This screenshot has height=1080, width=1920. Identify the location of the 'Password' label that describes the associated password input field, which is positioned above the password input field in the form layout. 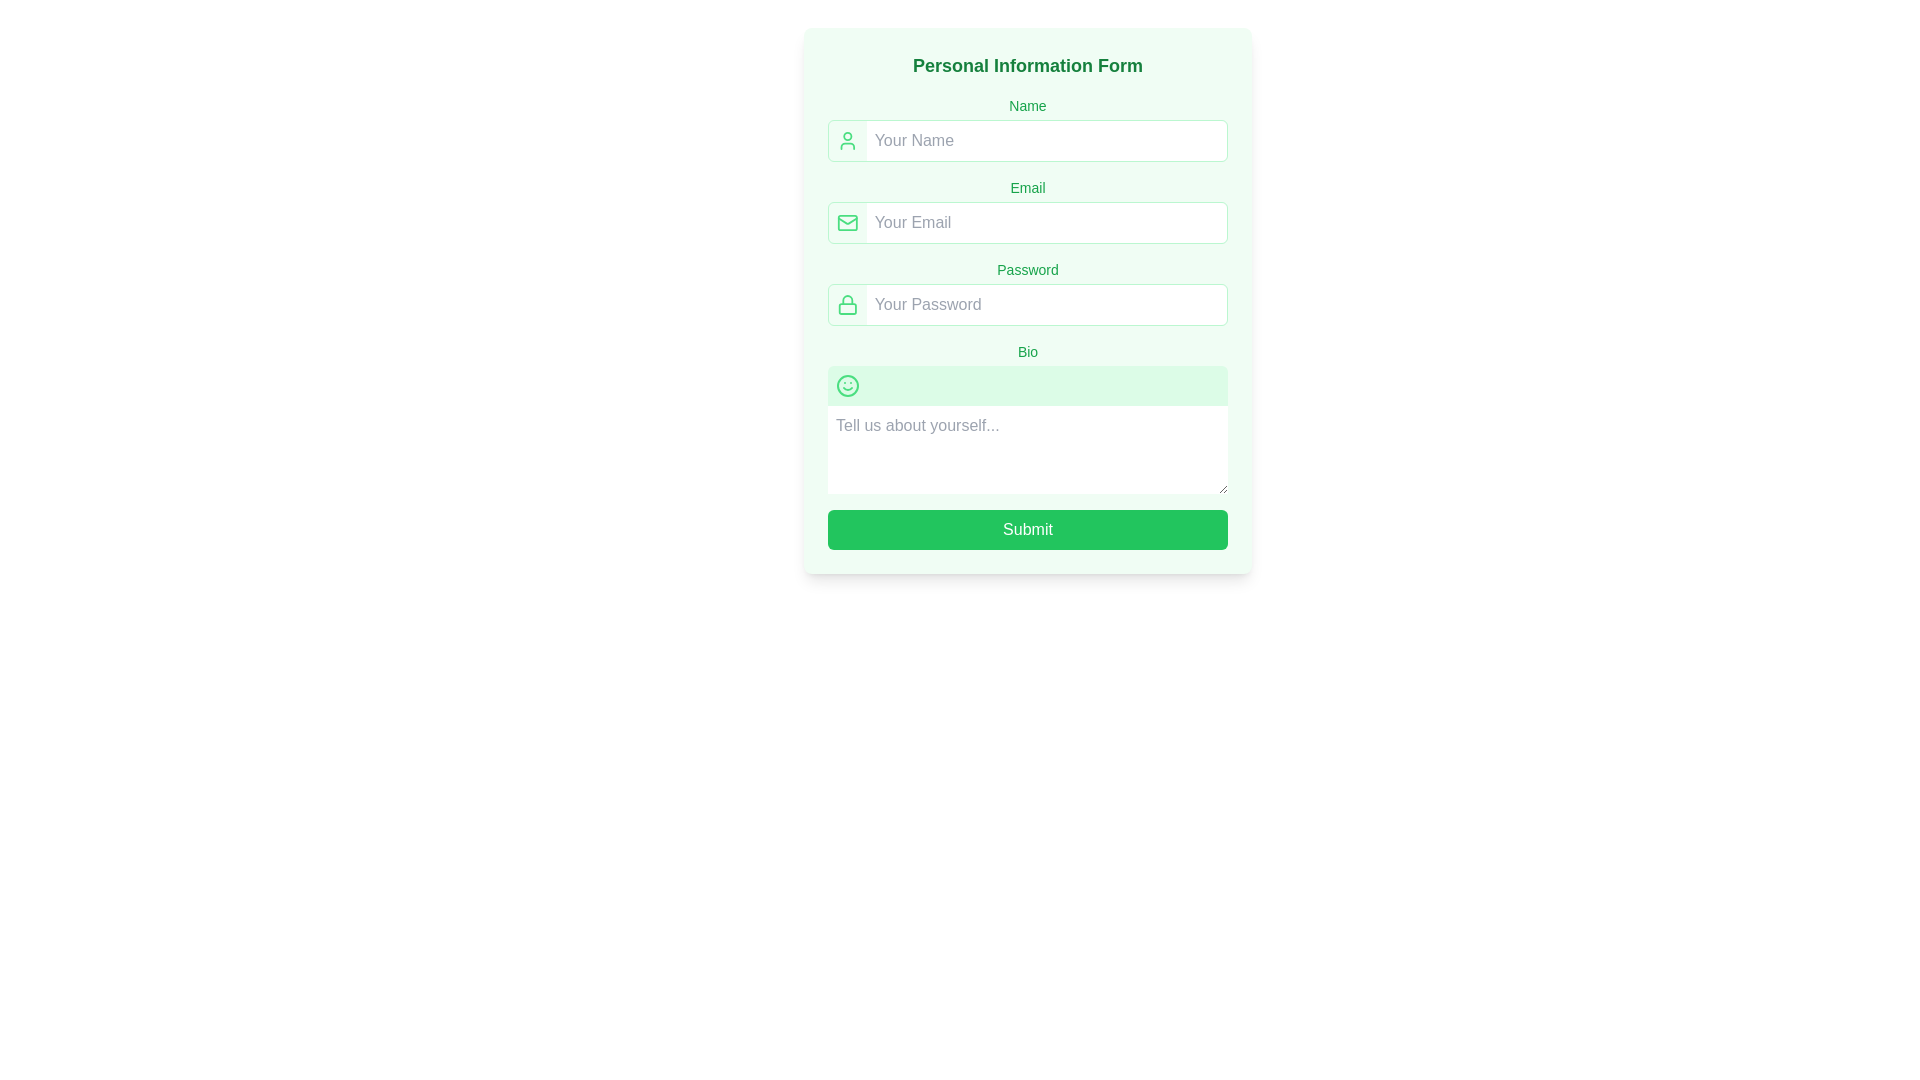
(1027, 270).